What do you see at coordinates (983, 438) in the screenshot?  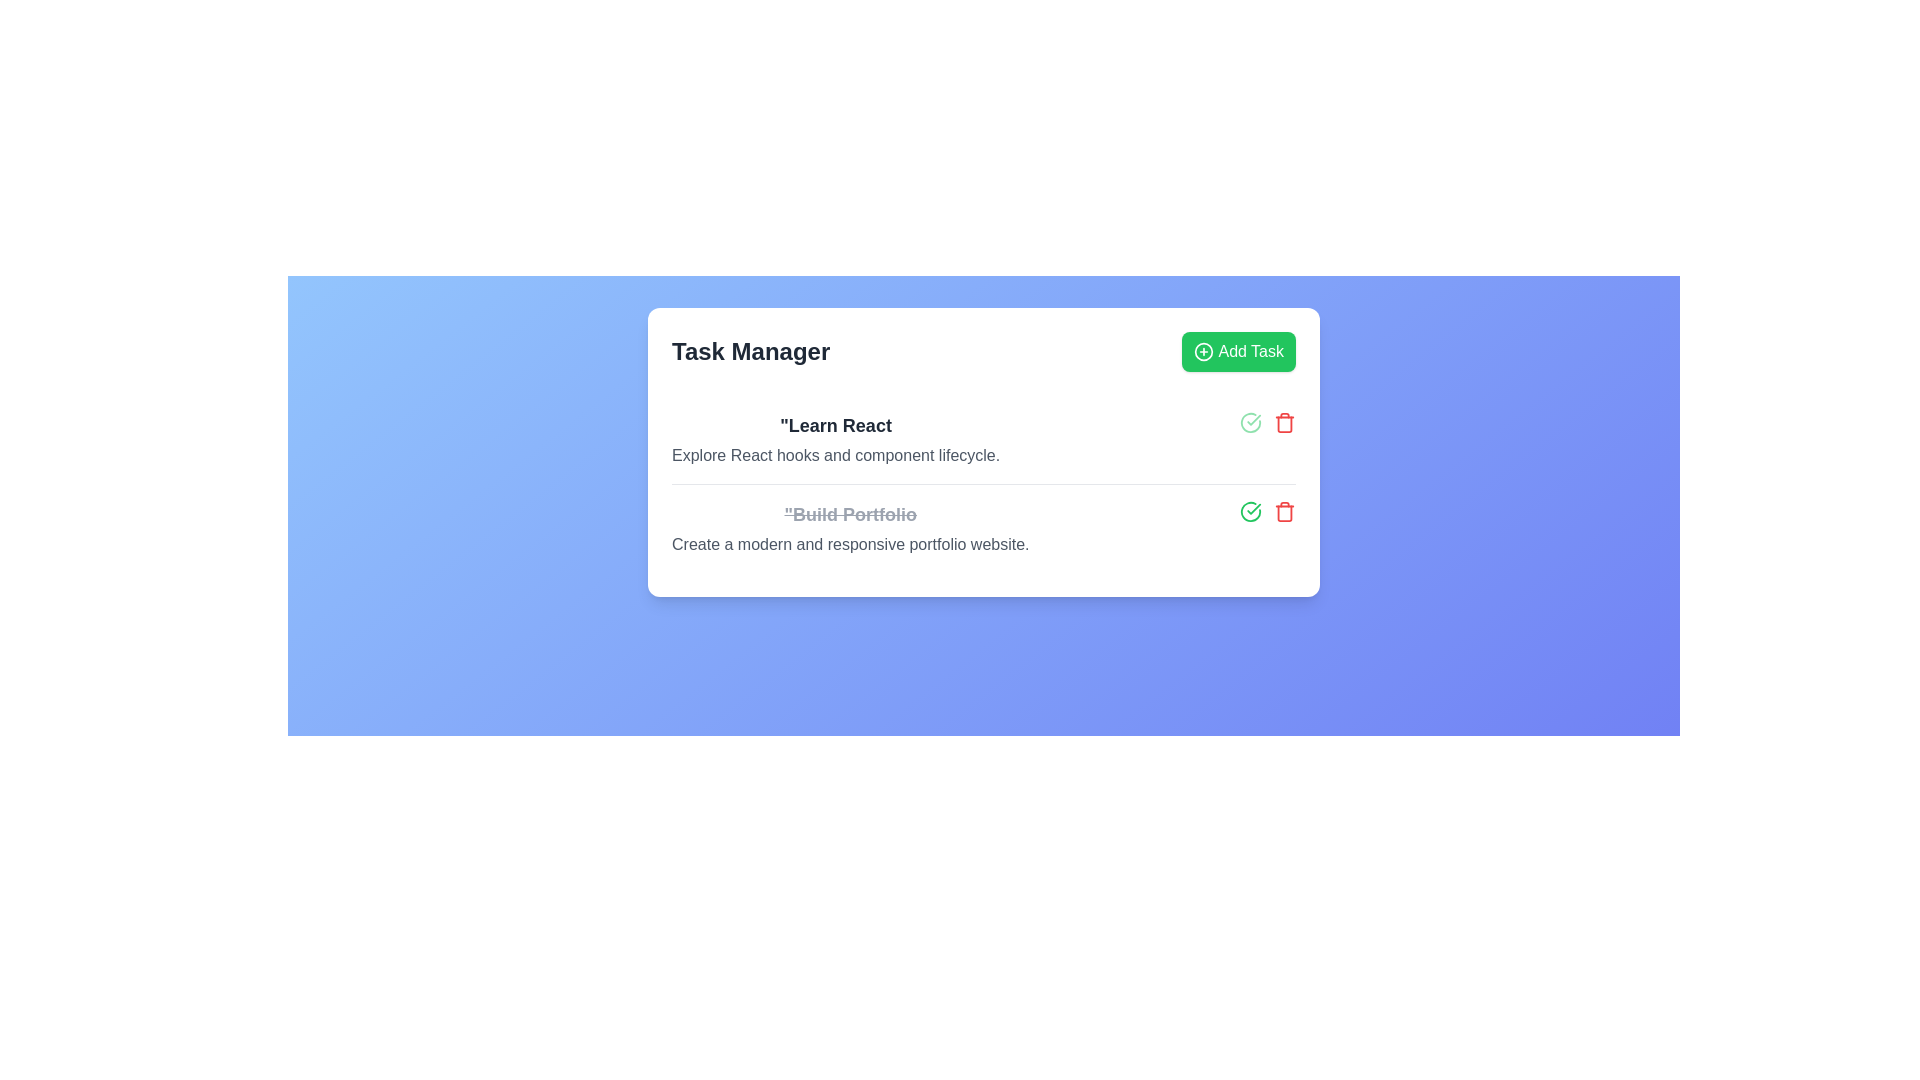 I see `the first task item in the task list located beneath the 'Task Manager' header` at bounding box center [983, 438].